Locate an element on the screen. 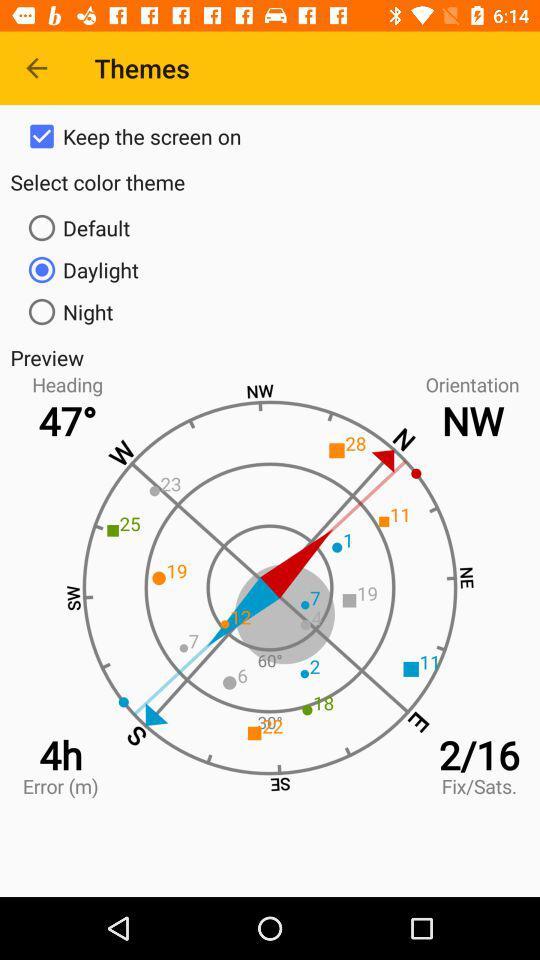 The width and height of the screenshot is (540, 960). item above daylight icon is located at coordinates (270, 228).